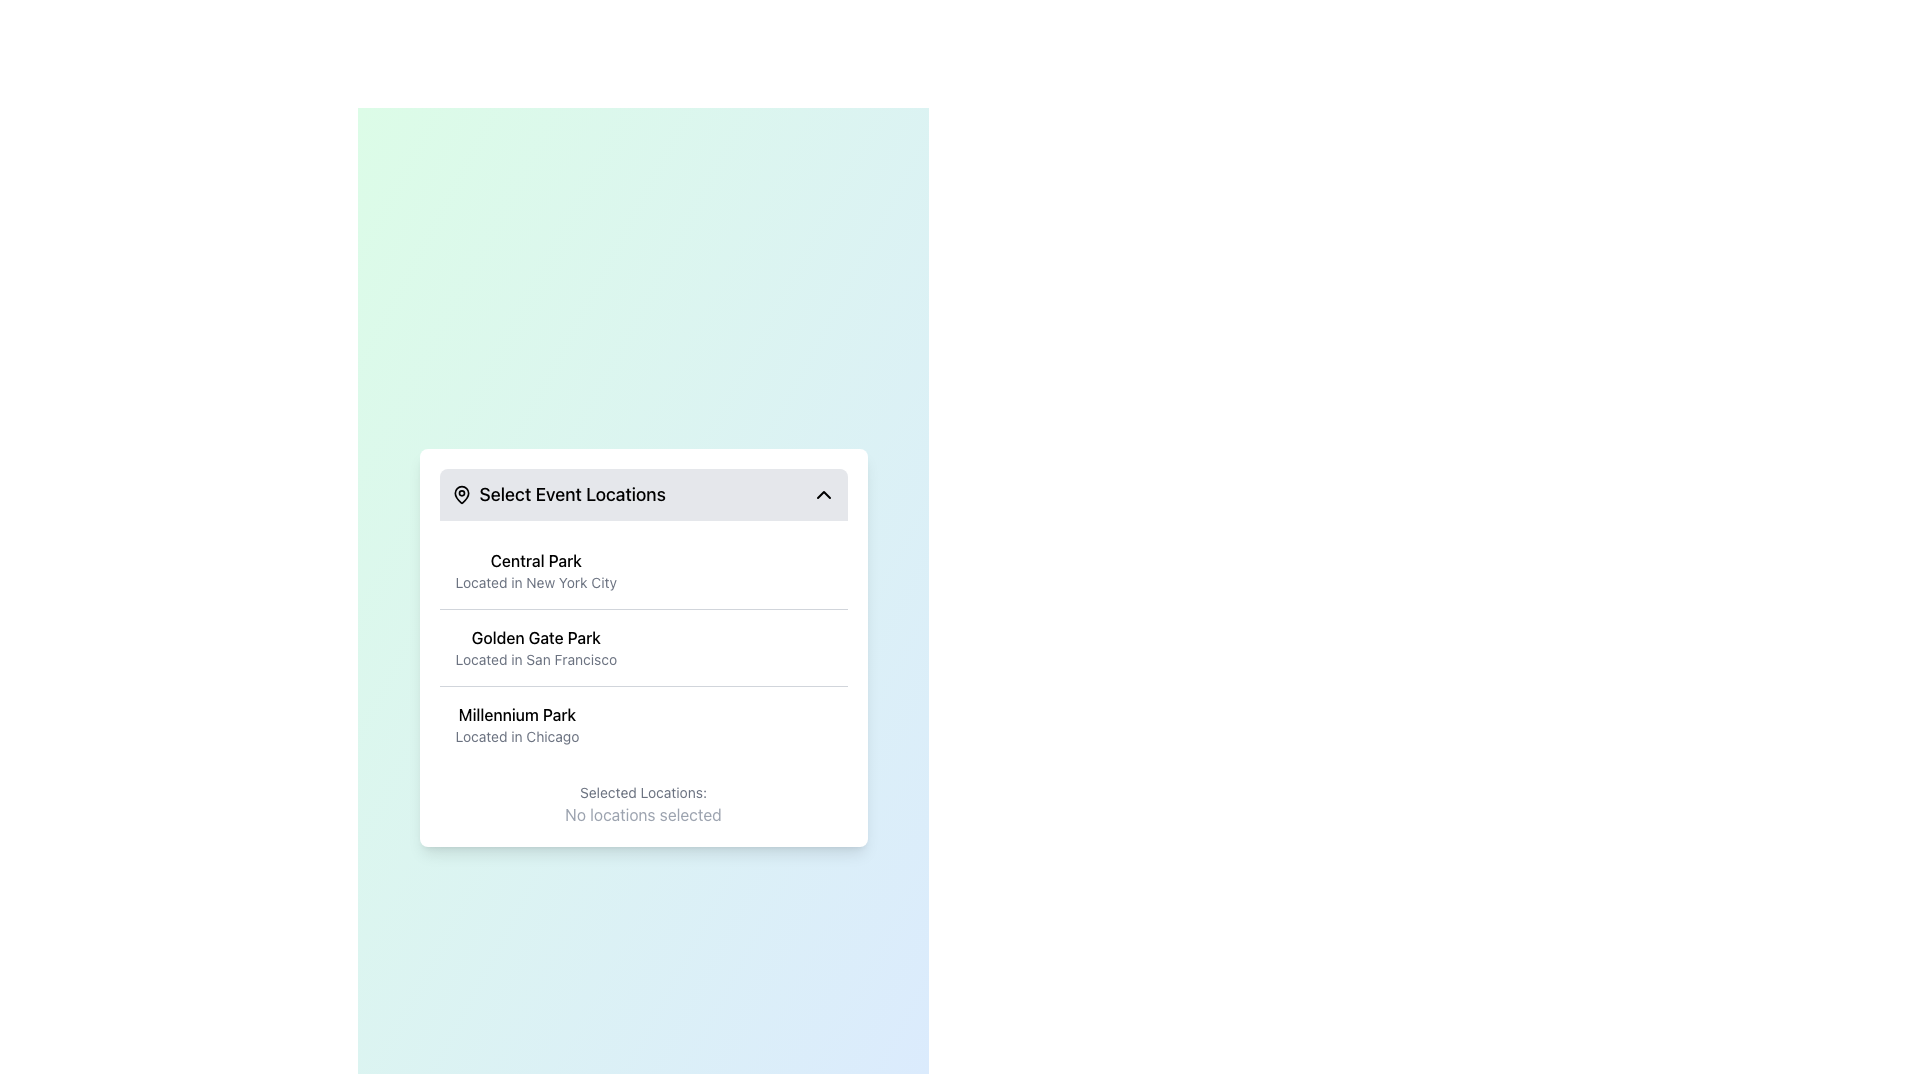  What do you see at coordinates (536, 570) in the screenshot?
I see `the text element displaying 'Central Park'` at bounding box center [536, 570].